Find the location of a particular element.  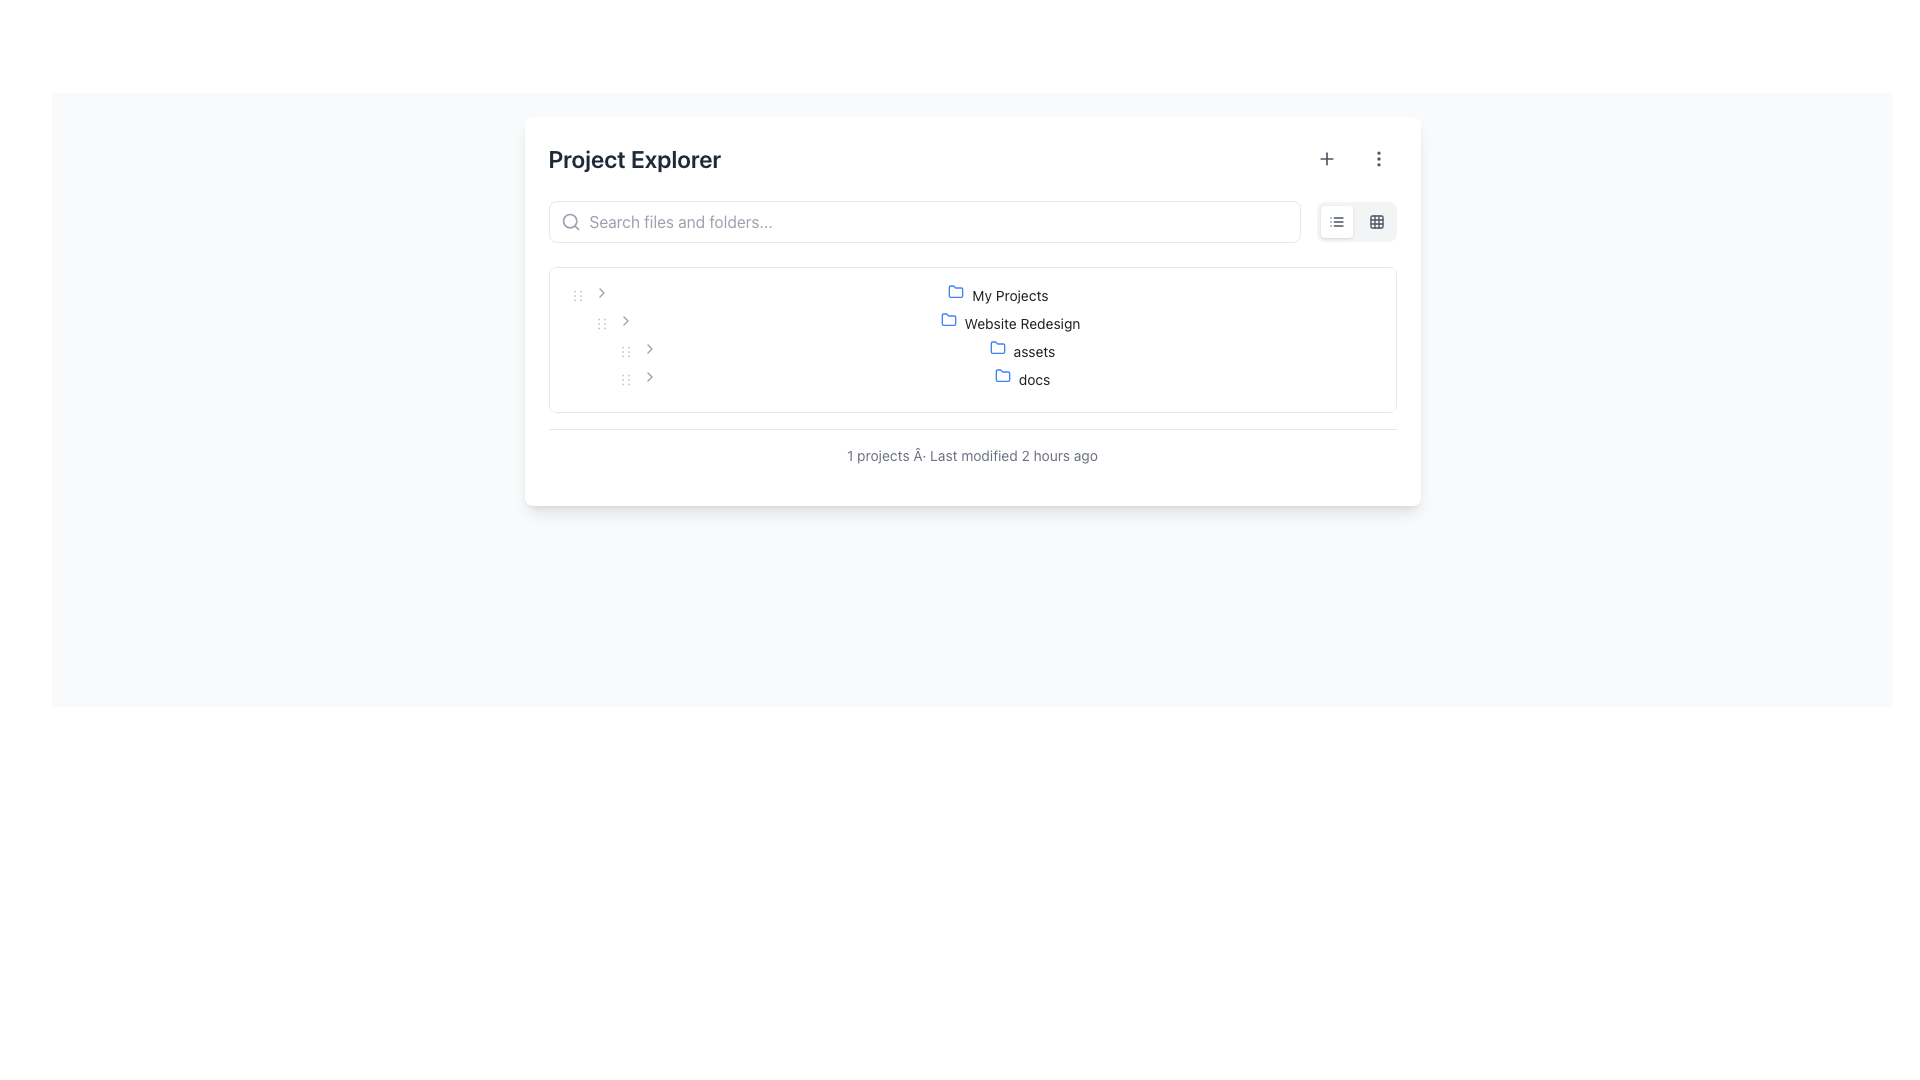

on the 'My Projects' Tree Node Header, which is the first main node in the tree structure is located at coordinates (998, 296).